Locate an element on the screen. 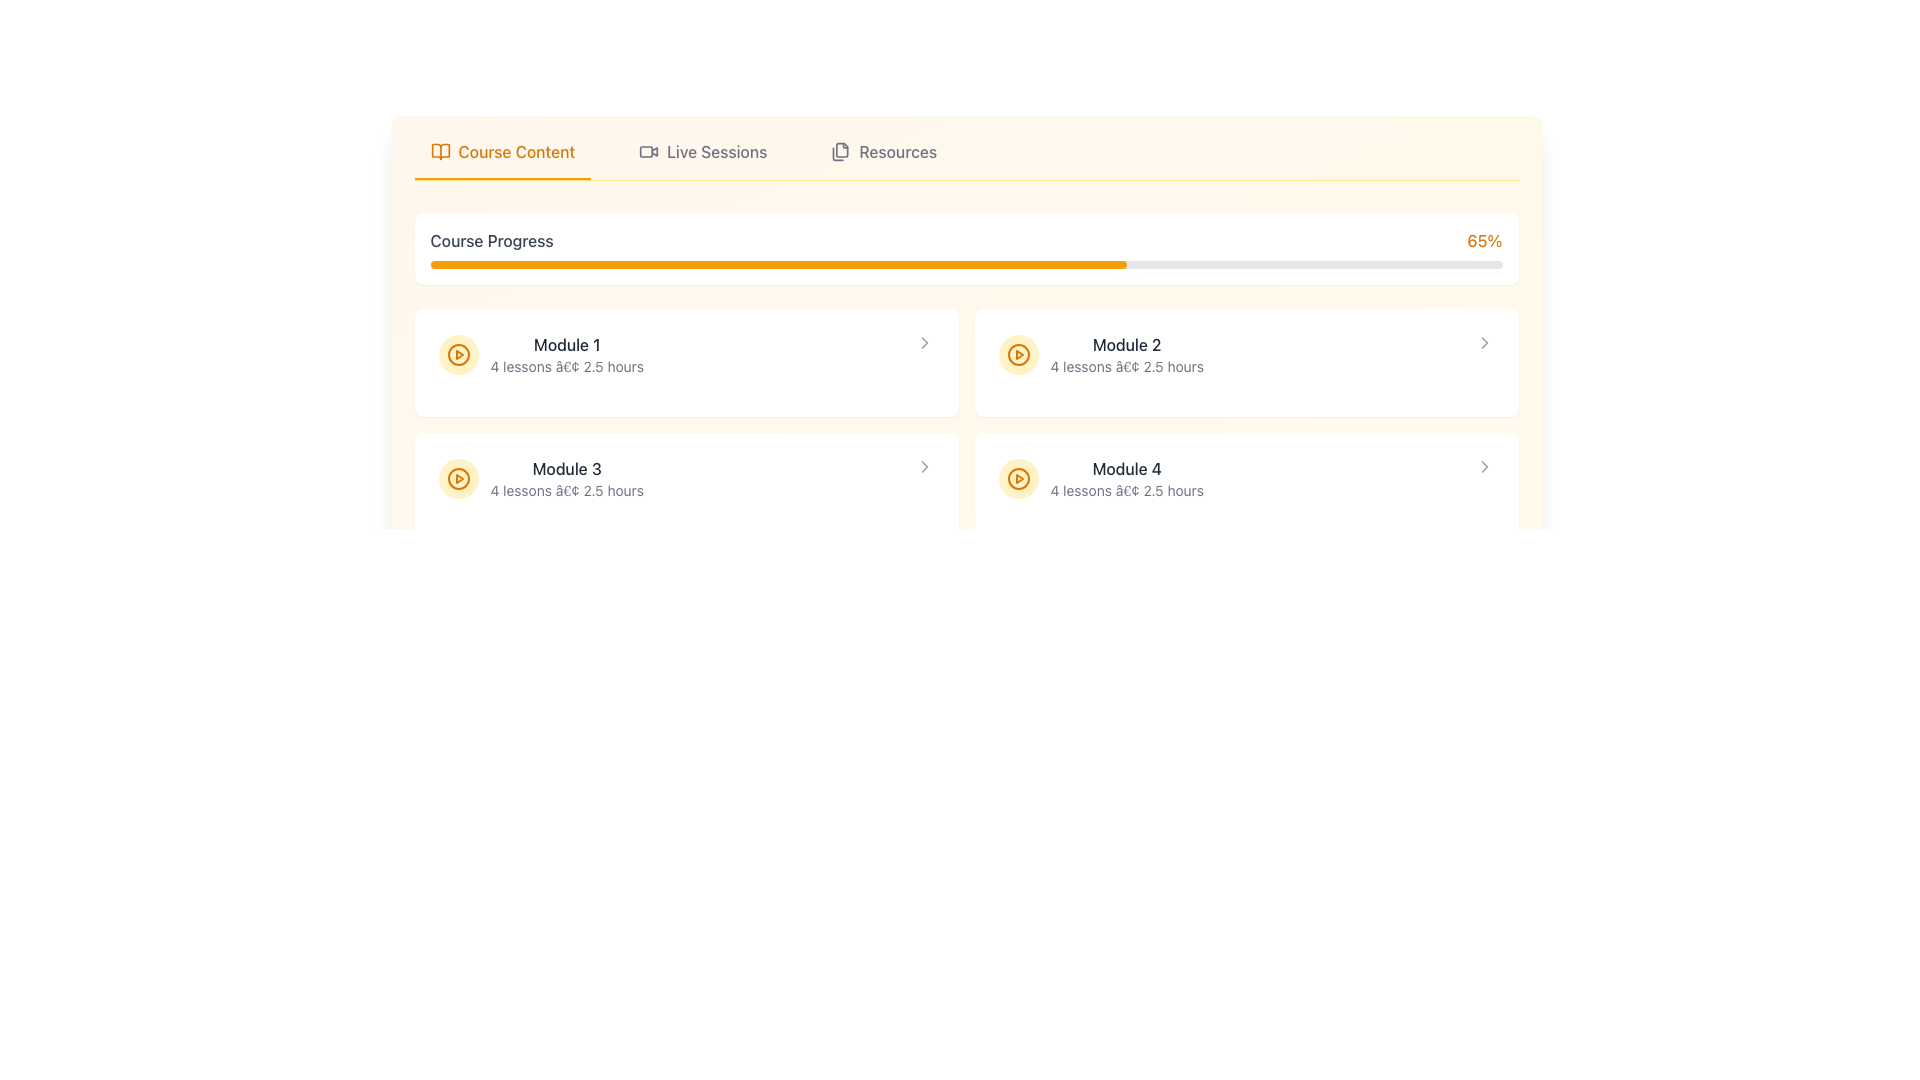 The width and height of the screenshot is (1920, 1080). the 'Course Content' button in the top navigation bar is located at coordinates (502, 158).